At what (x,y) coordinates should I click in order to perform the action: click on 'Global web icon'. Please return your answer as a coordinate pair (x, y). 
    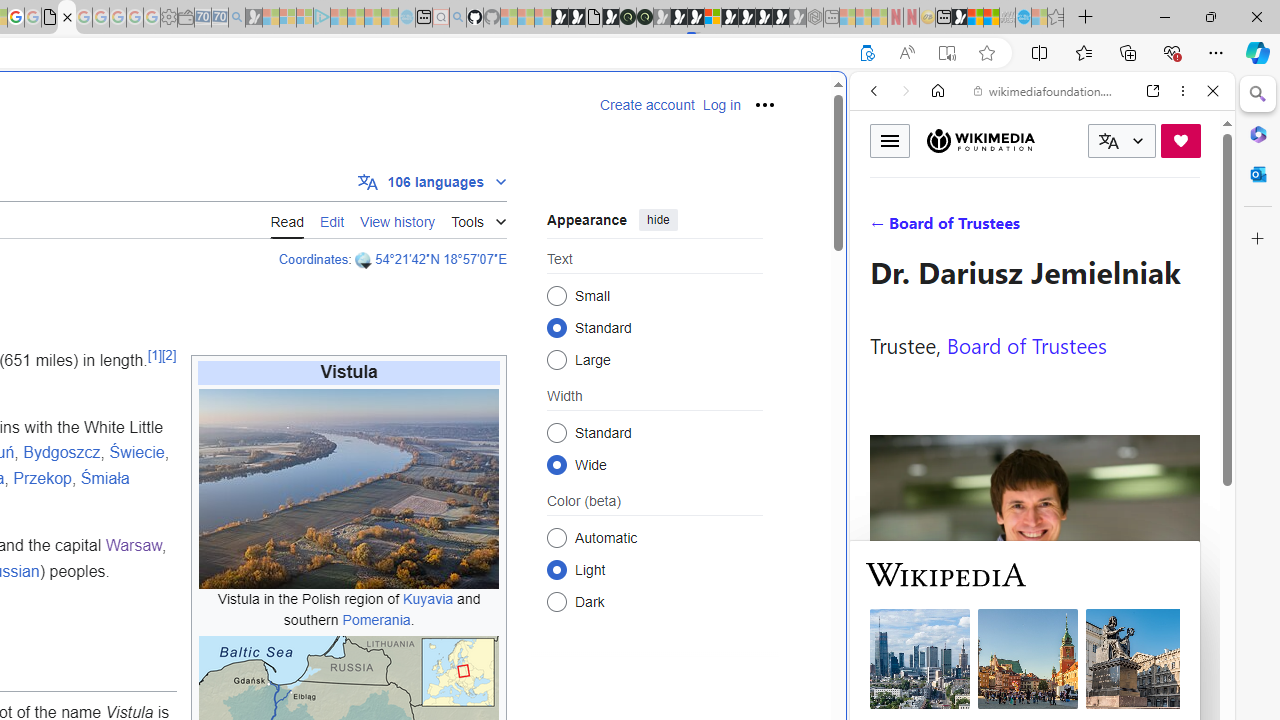
    Looking at the image, I should click on (887, 669).